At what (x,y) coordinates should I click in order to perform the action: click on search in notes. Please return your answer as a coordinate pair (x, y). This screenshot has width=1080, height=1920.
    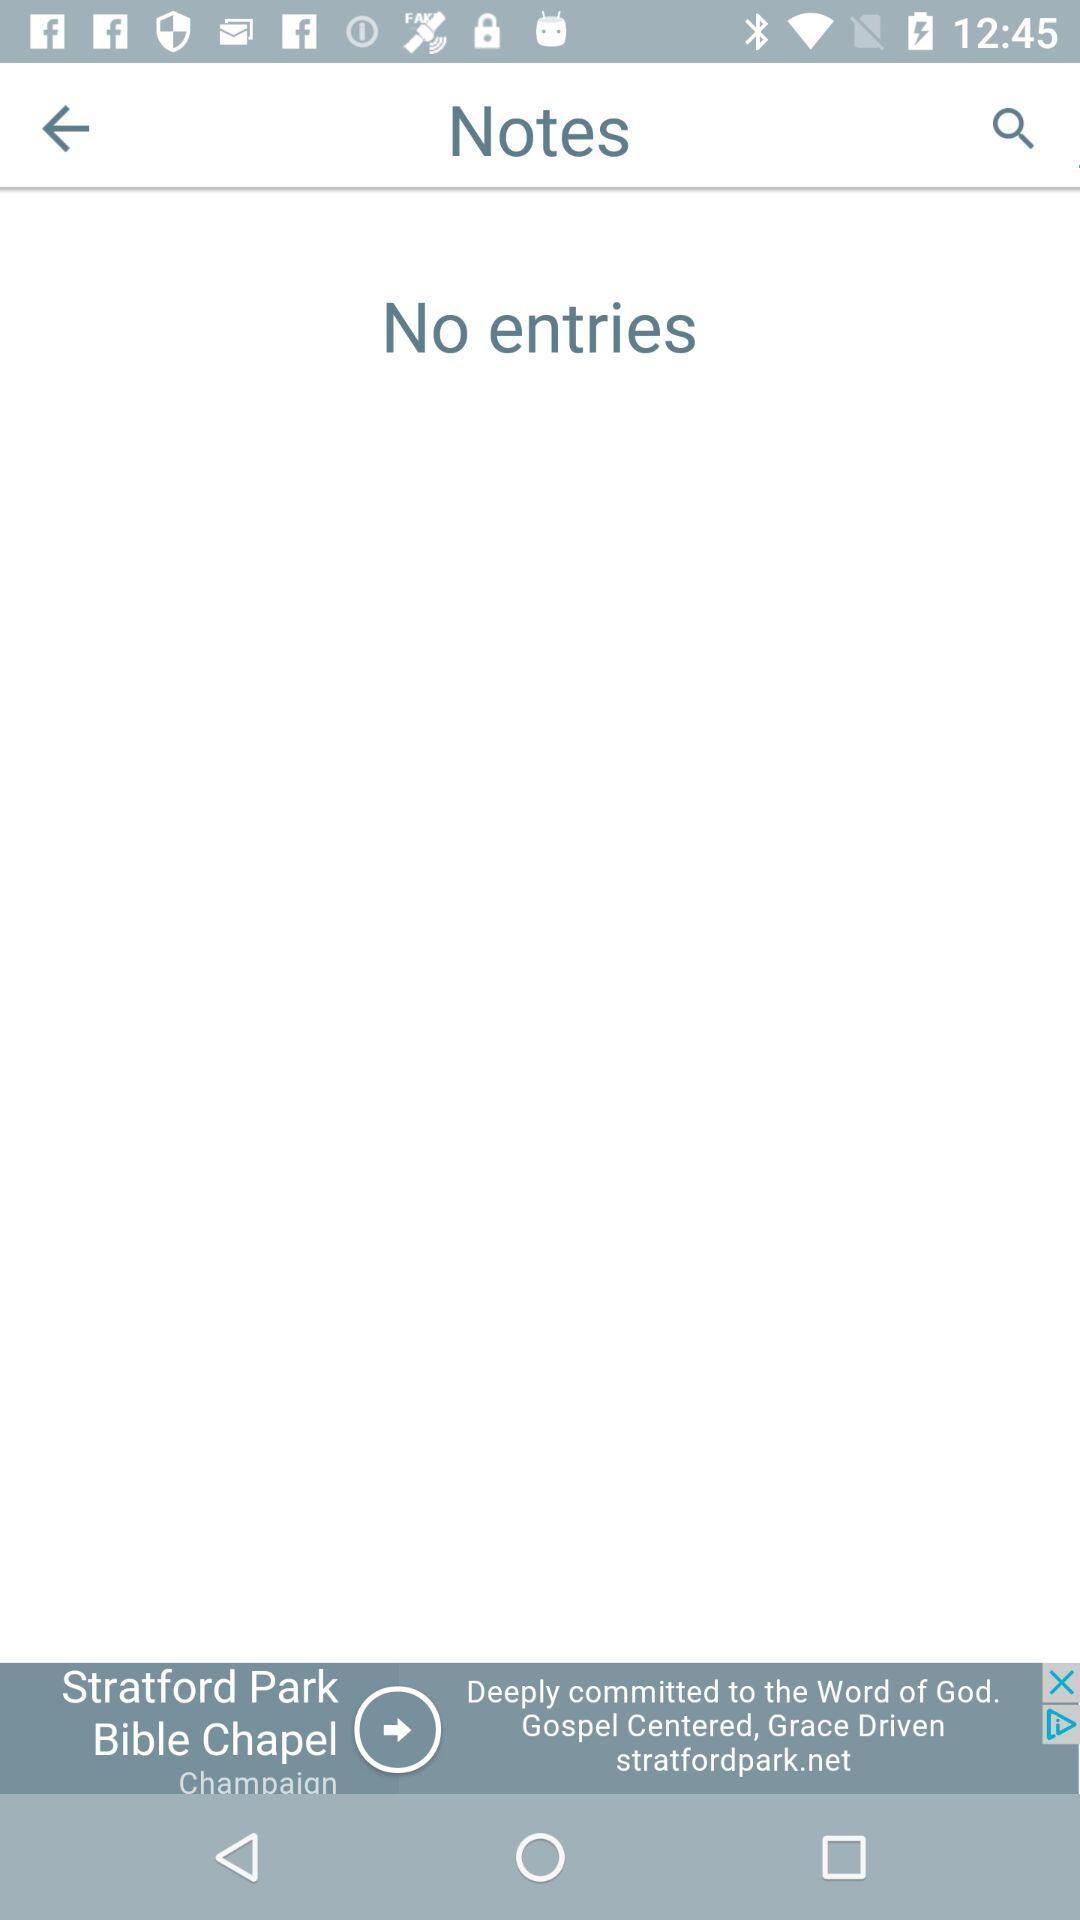
    Looking at the image, I should click on (1013, 127).